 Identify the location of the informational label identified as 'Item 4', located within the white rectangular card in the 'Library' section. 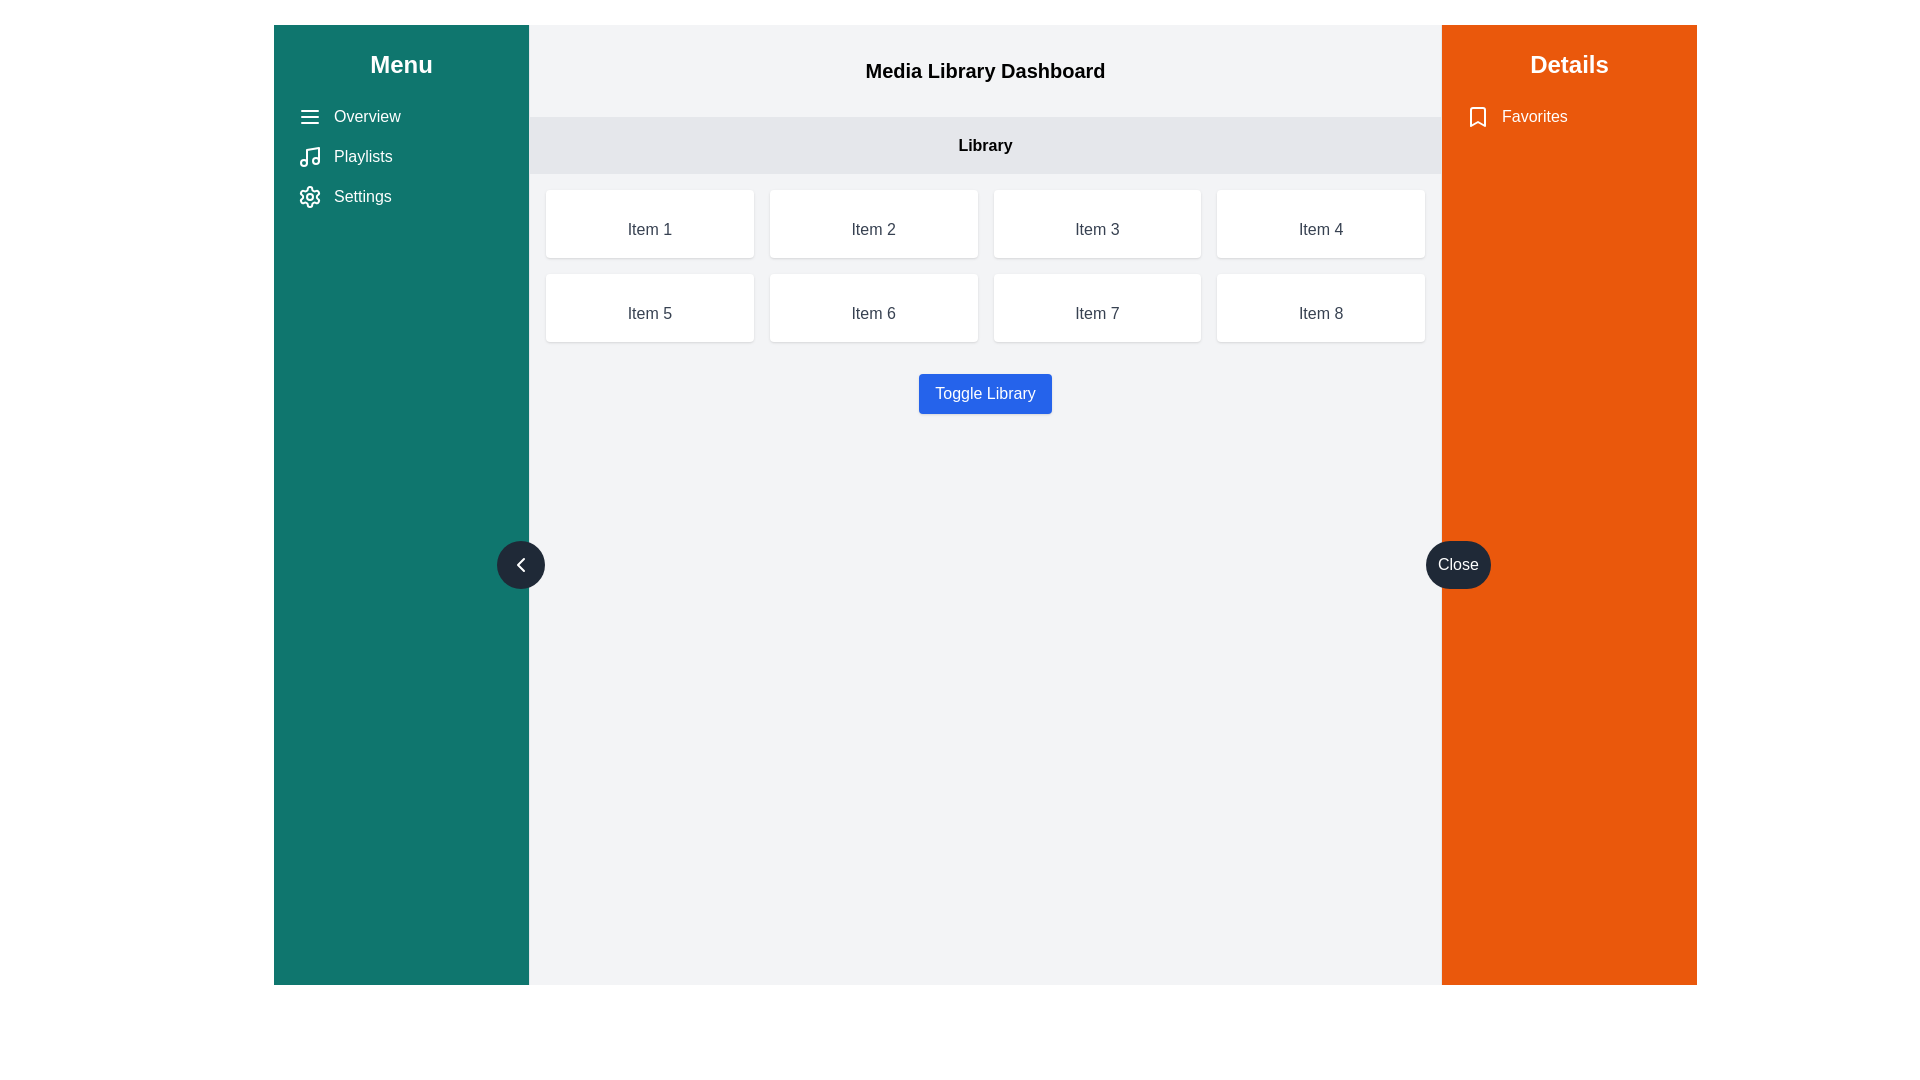
(1321, 229).